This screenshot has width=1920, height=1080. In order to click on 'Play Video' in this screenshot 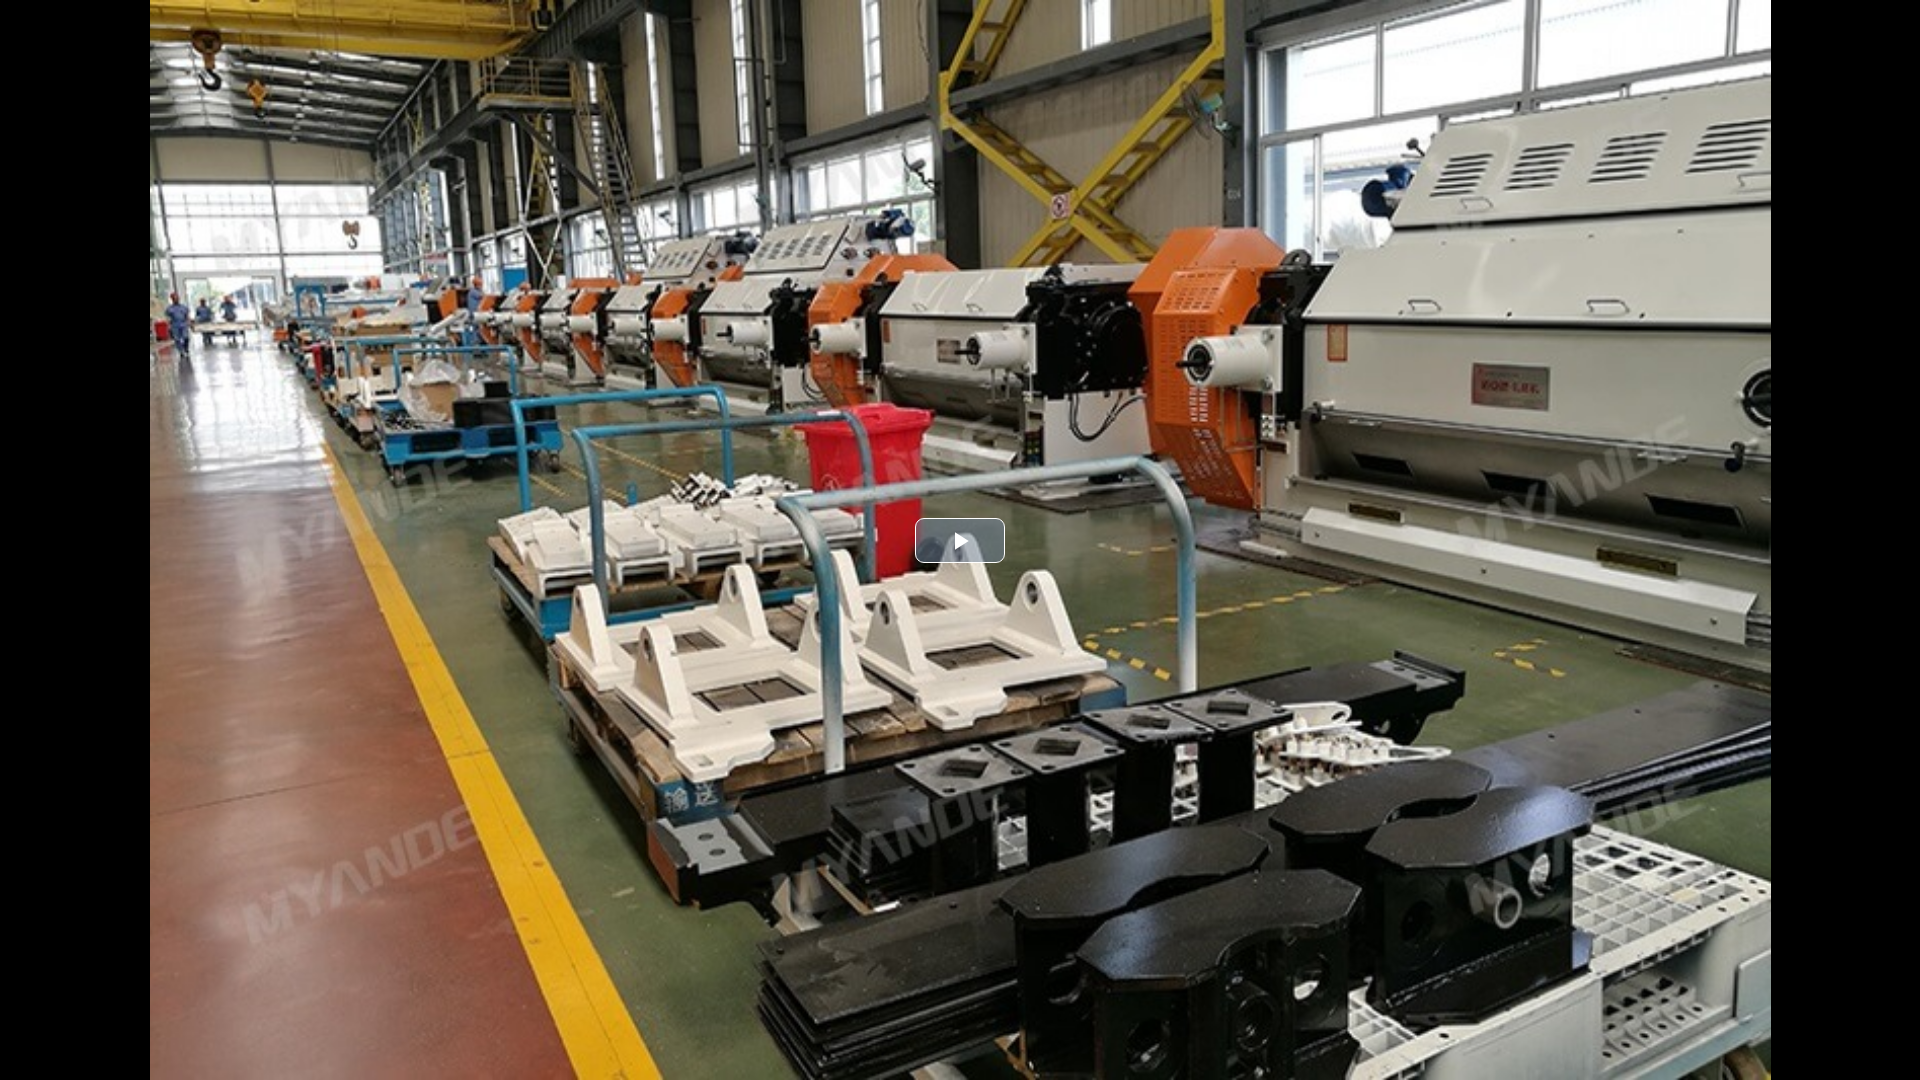, I will do `click(960, 540)`.